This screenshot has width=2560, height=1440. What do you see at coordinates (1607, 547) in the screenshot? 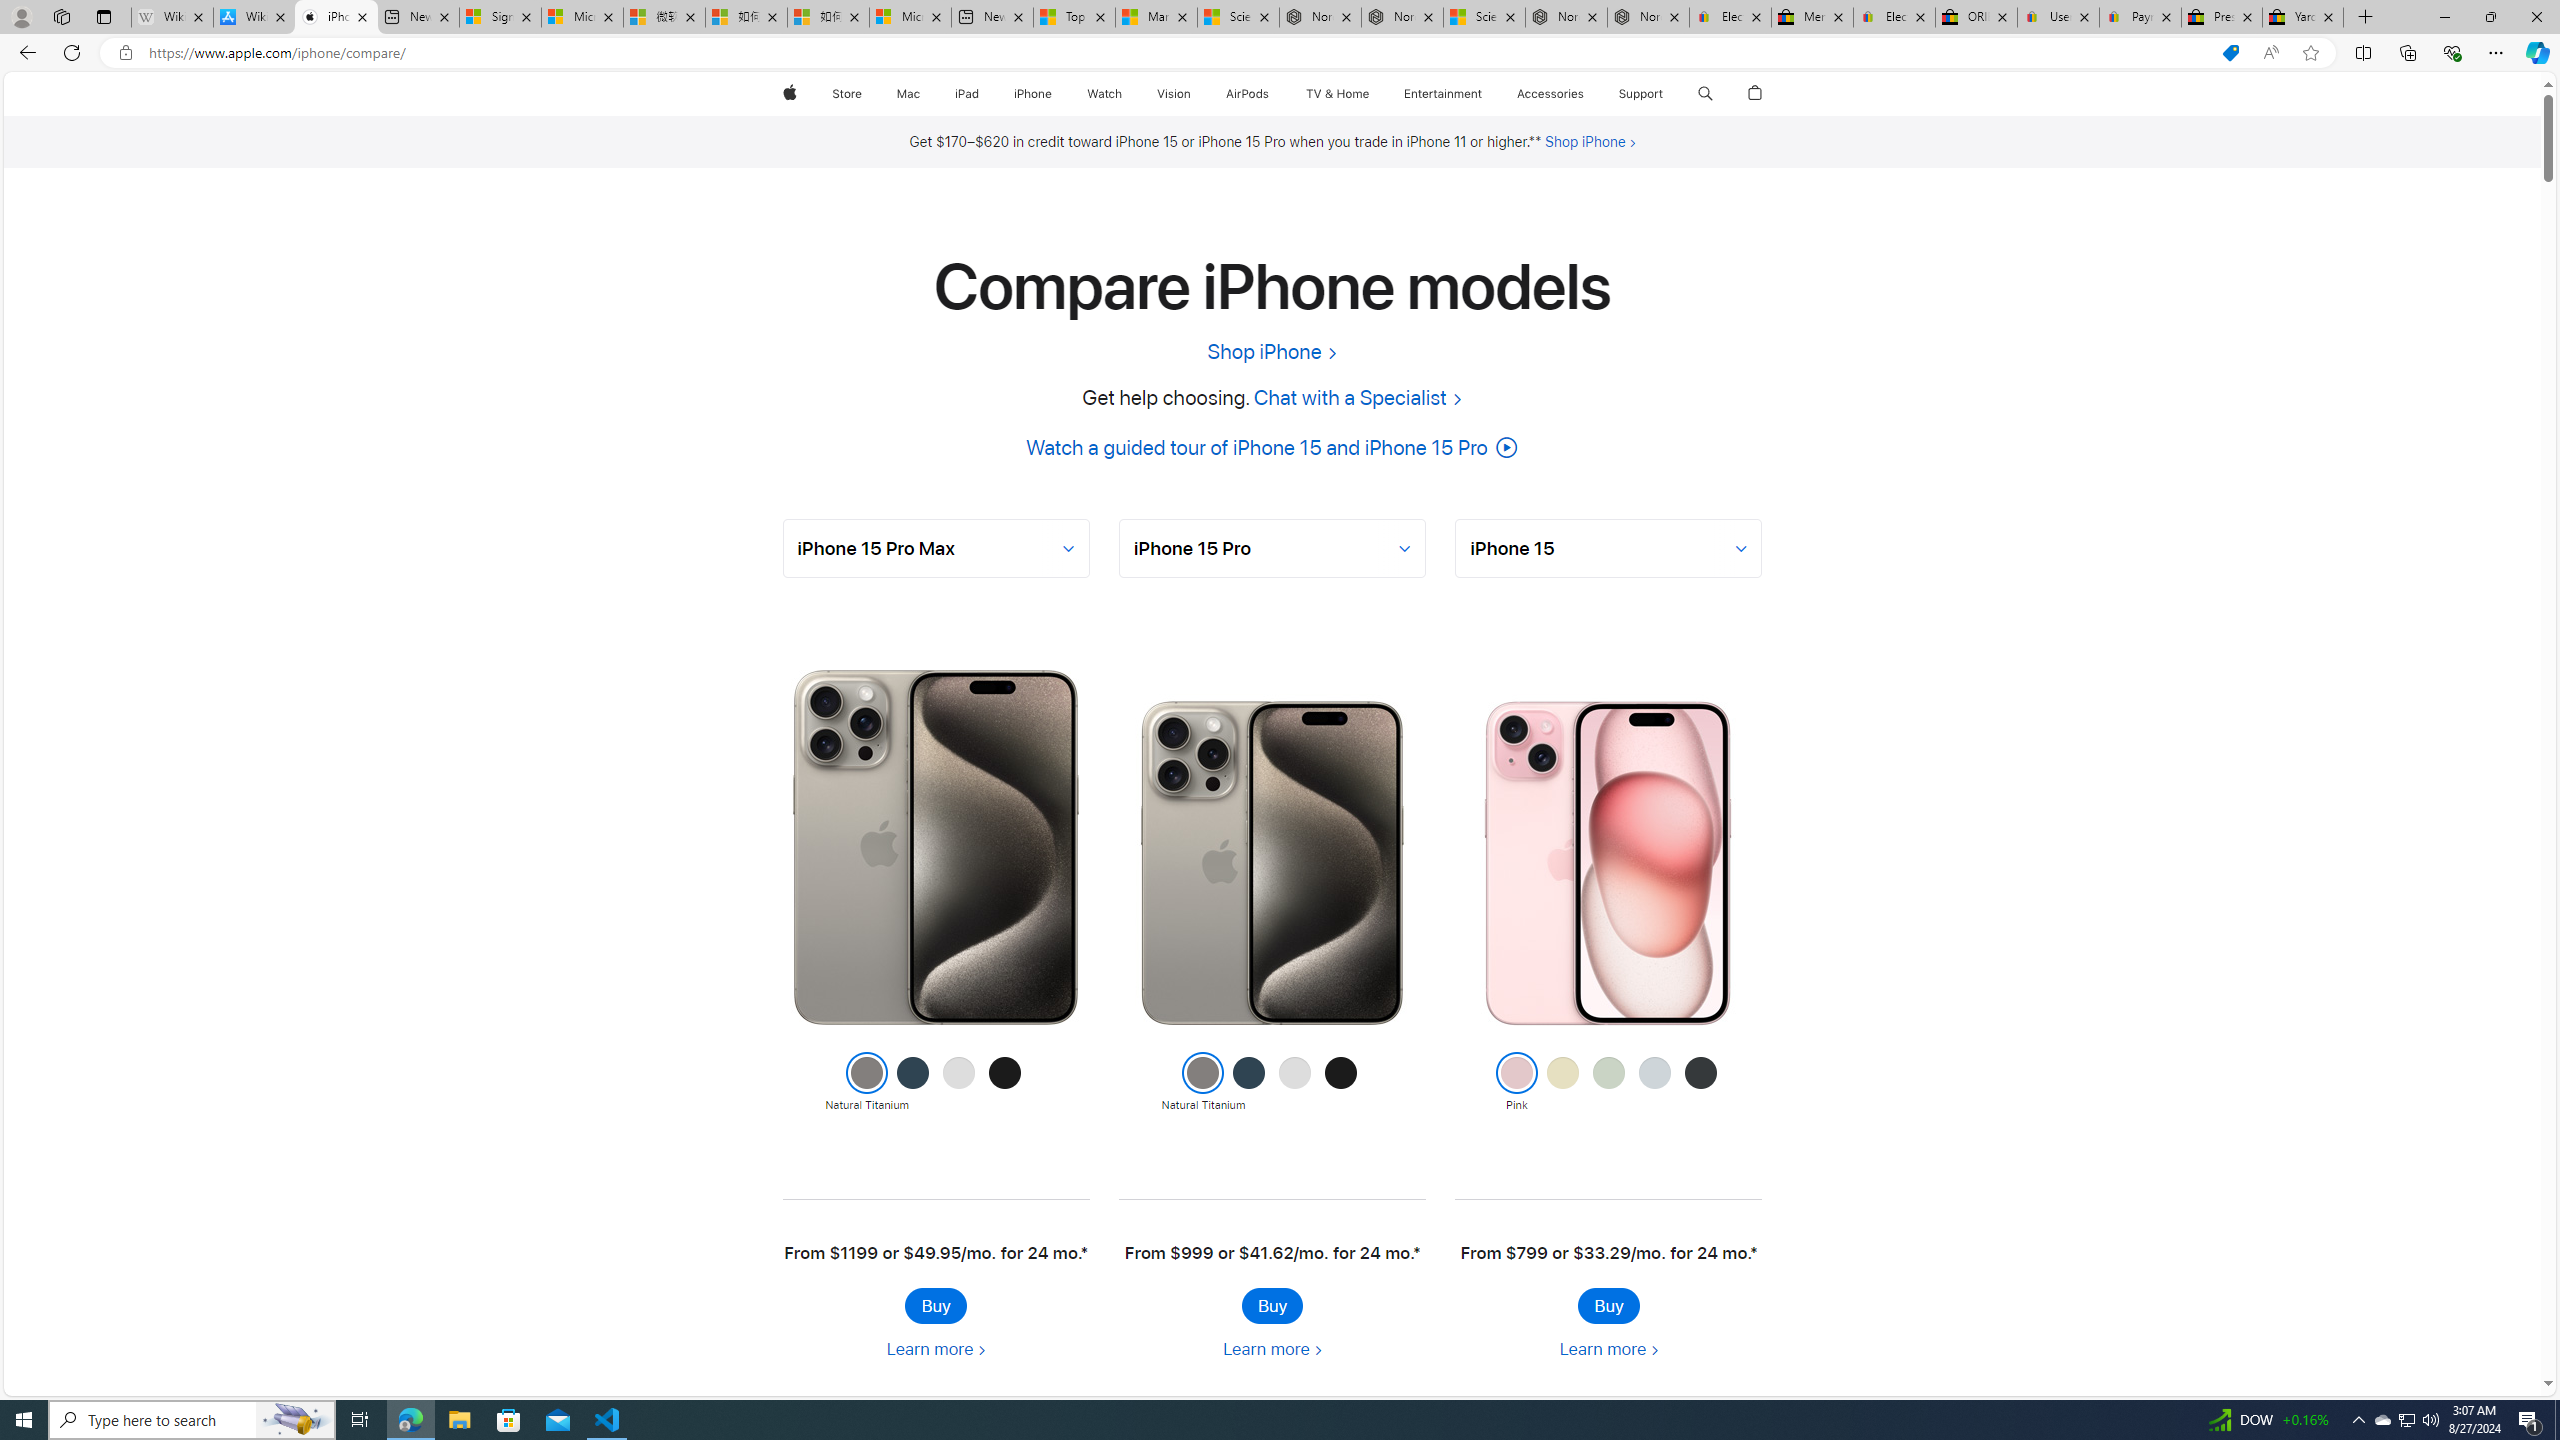
I see `'AutomationID: selector-2'` at bounding box center [1607, 547].